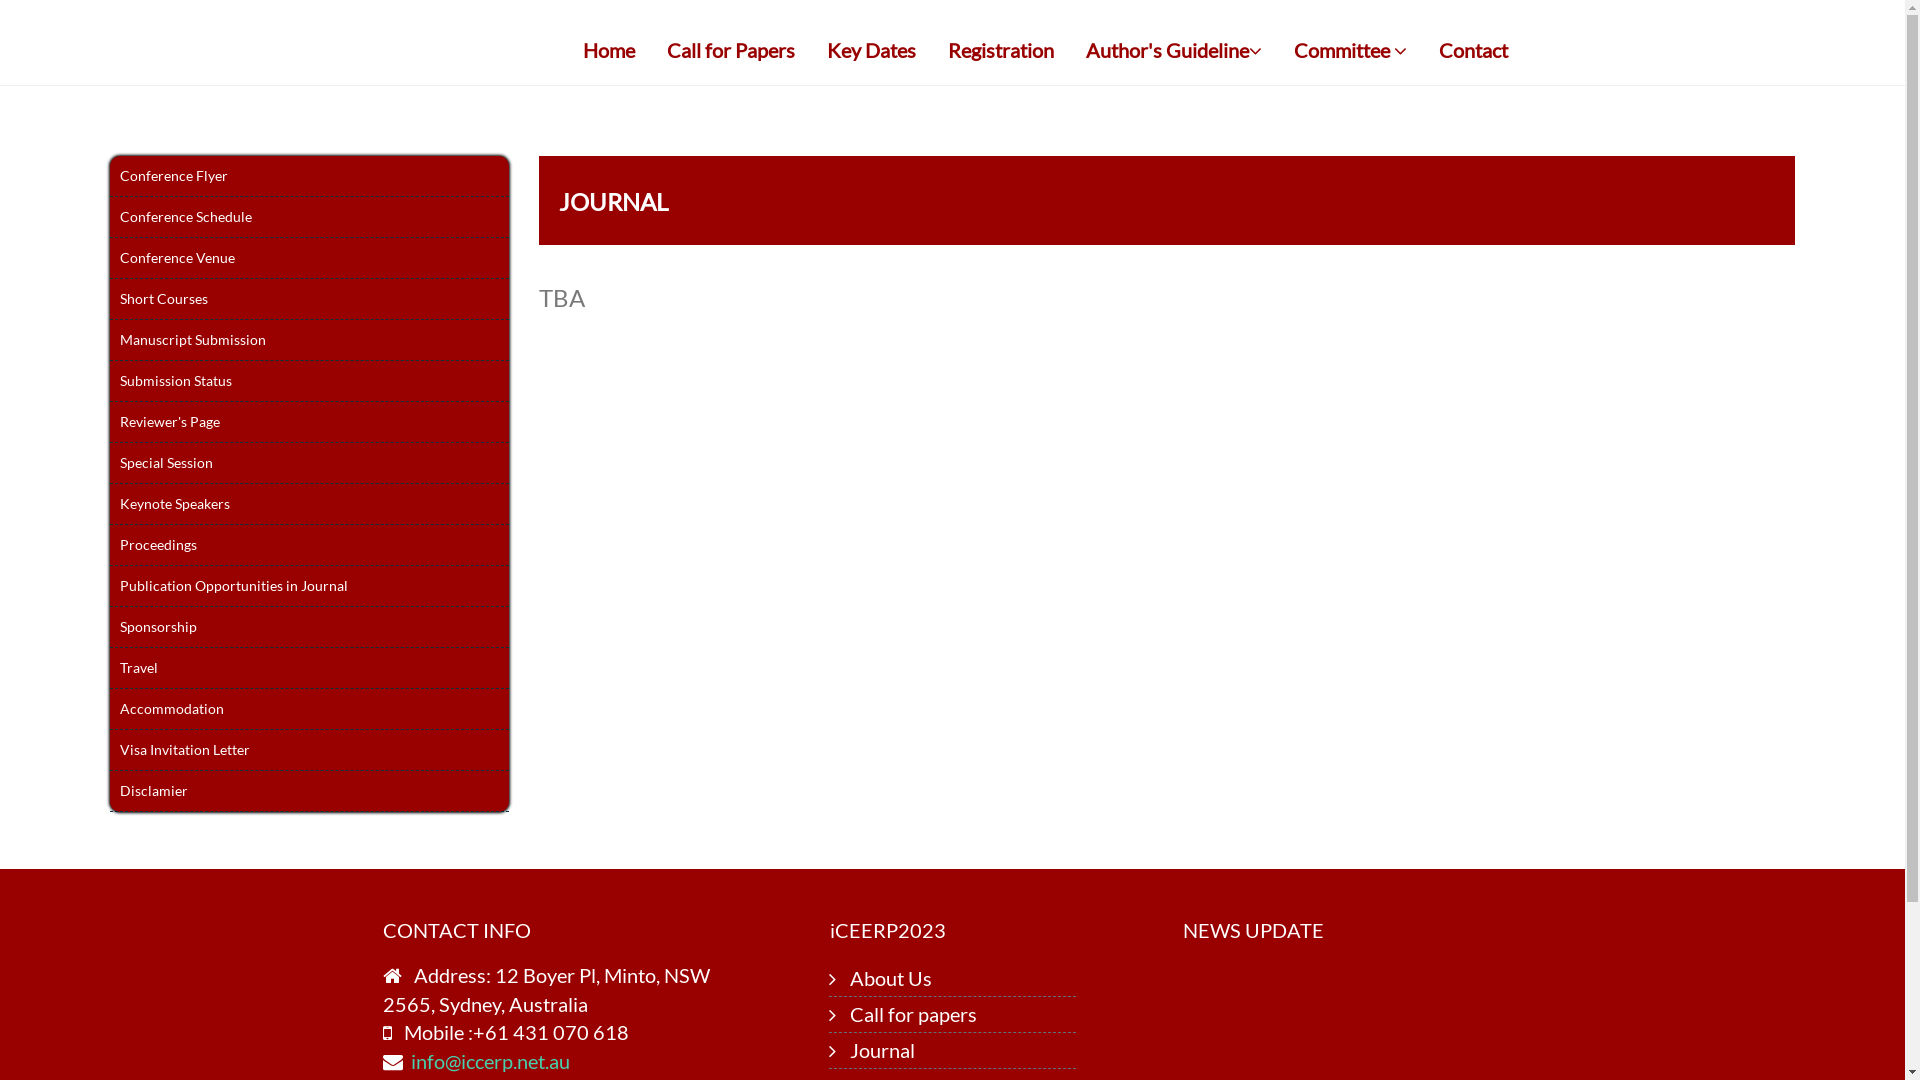  What do you see at coordinates (1276, 49) in the screenshot?
I see `'Committee'` at bounding box center [1276, 49].